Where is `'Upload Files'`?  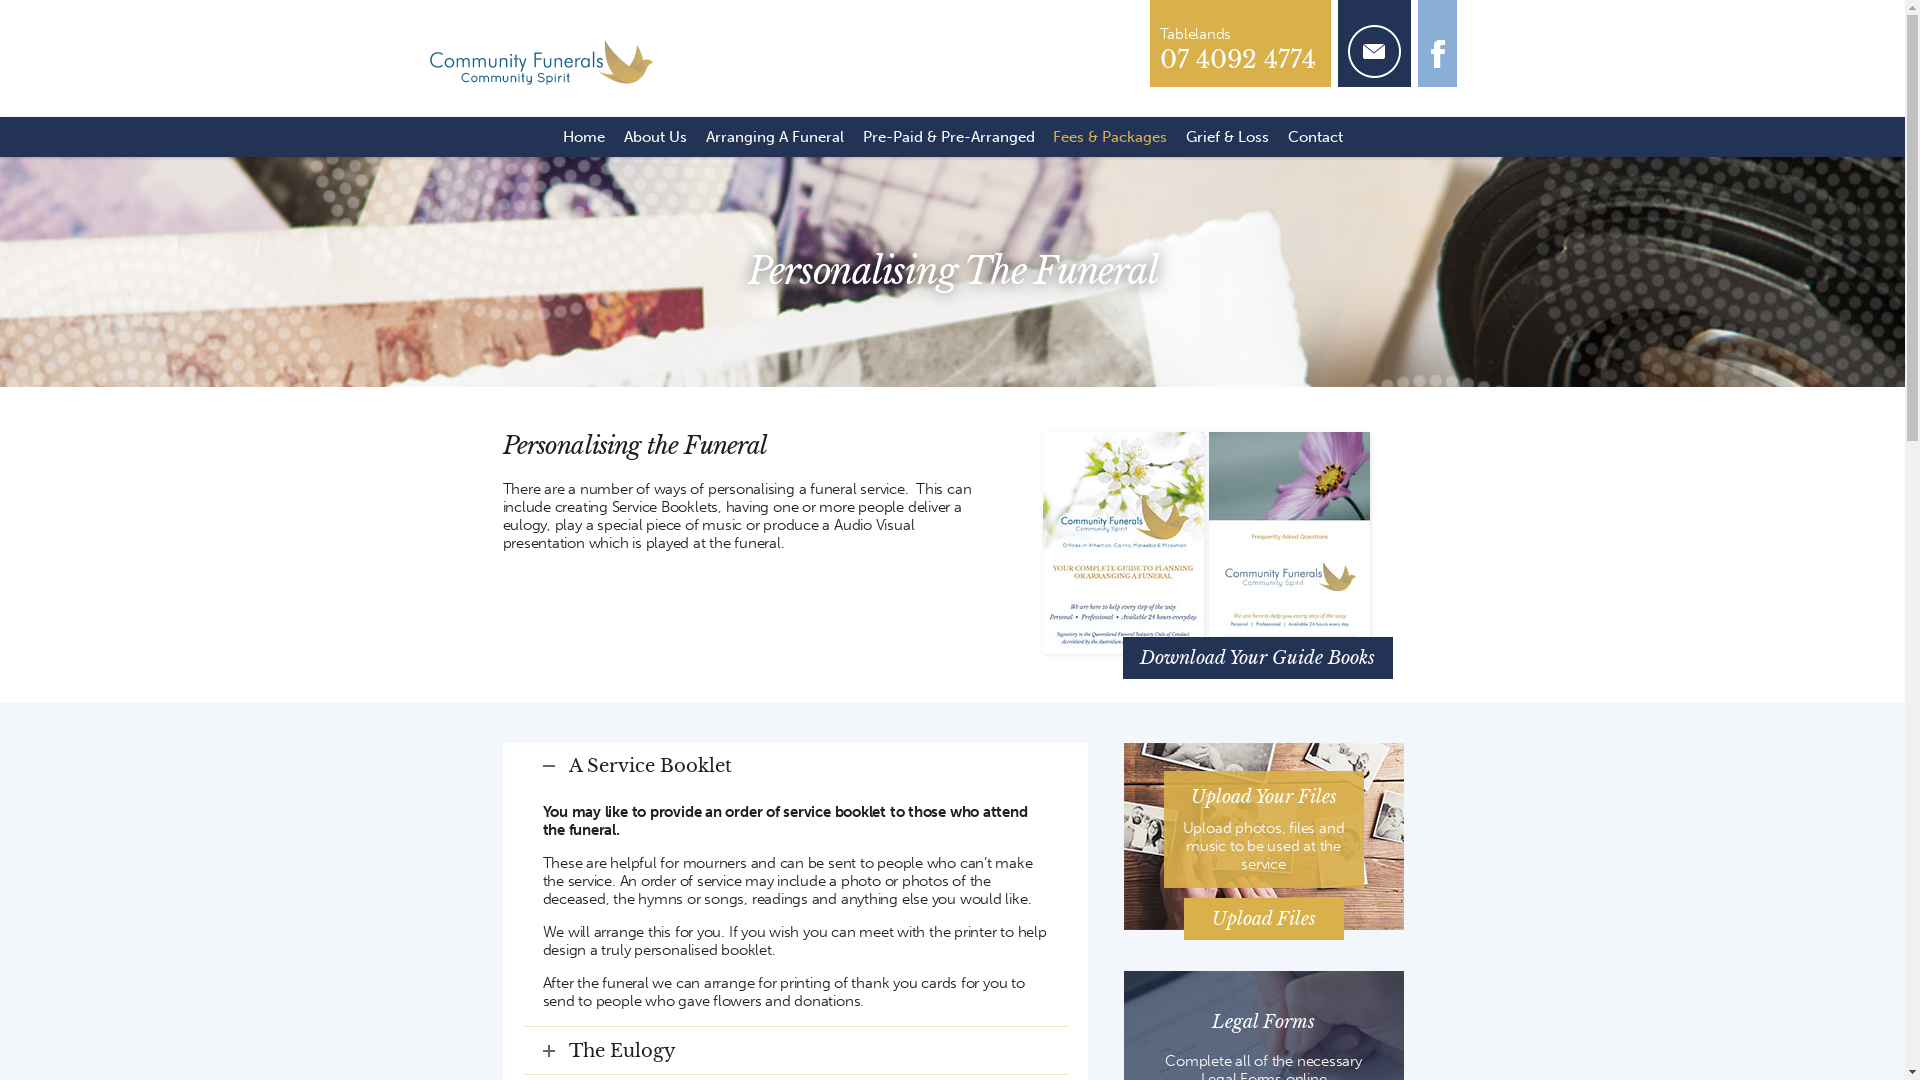
'Upload Files' is located at coordinates (1184, 918).